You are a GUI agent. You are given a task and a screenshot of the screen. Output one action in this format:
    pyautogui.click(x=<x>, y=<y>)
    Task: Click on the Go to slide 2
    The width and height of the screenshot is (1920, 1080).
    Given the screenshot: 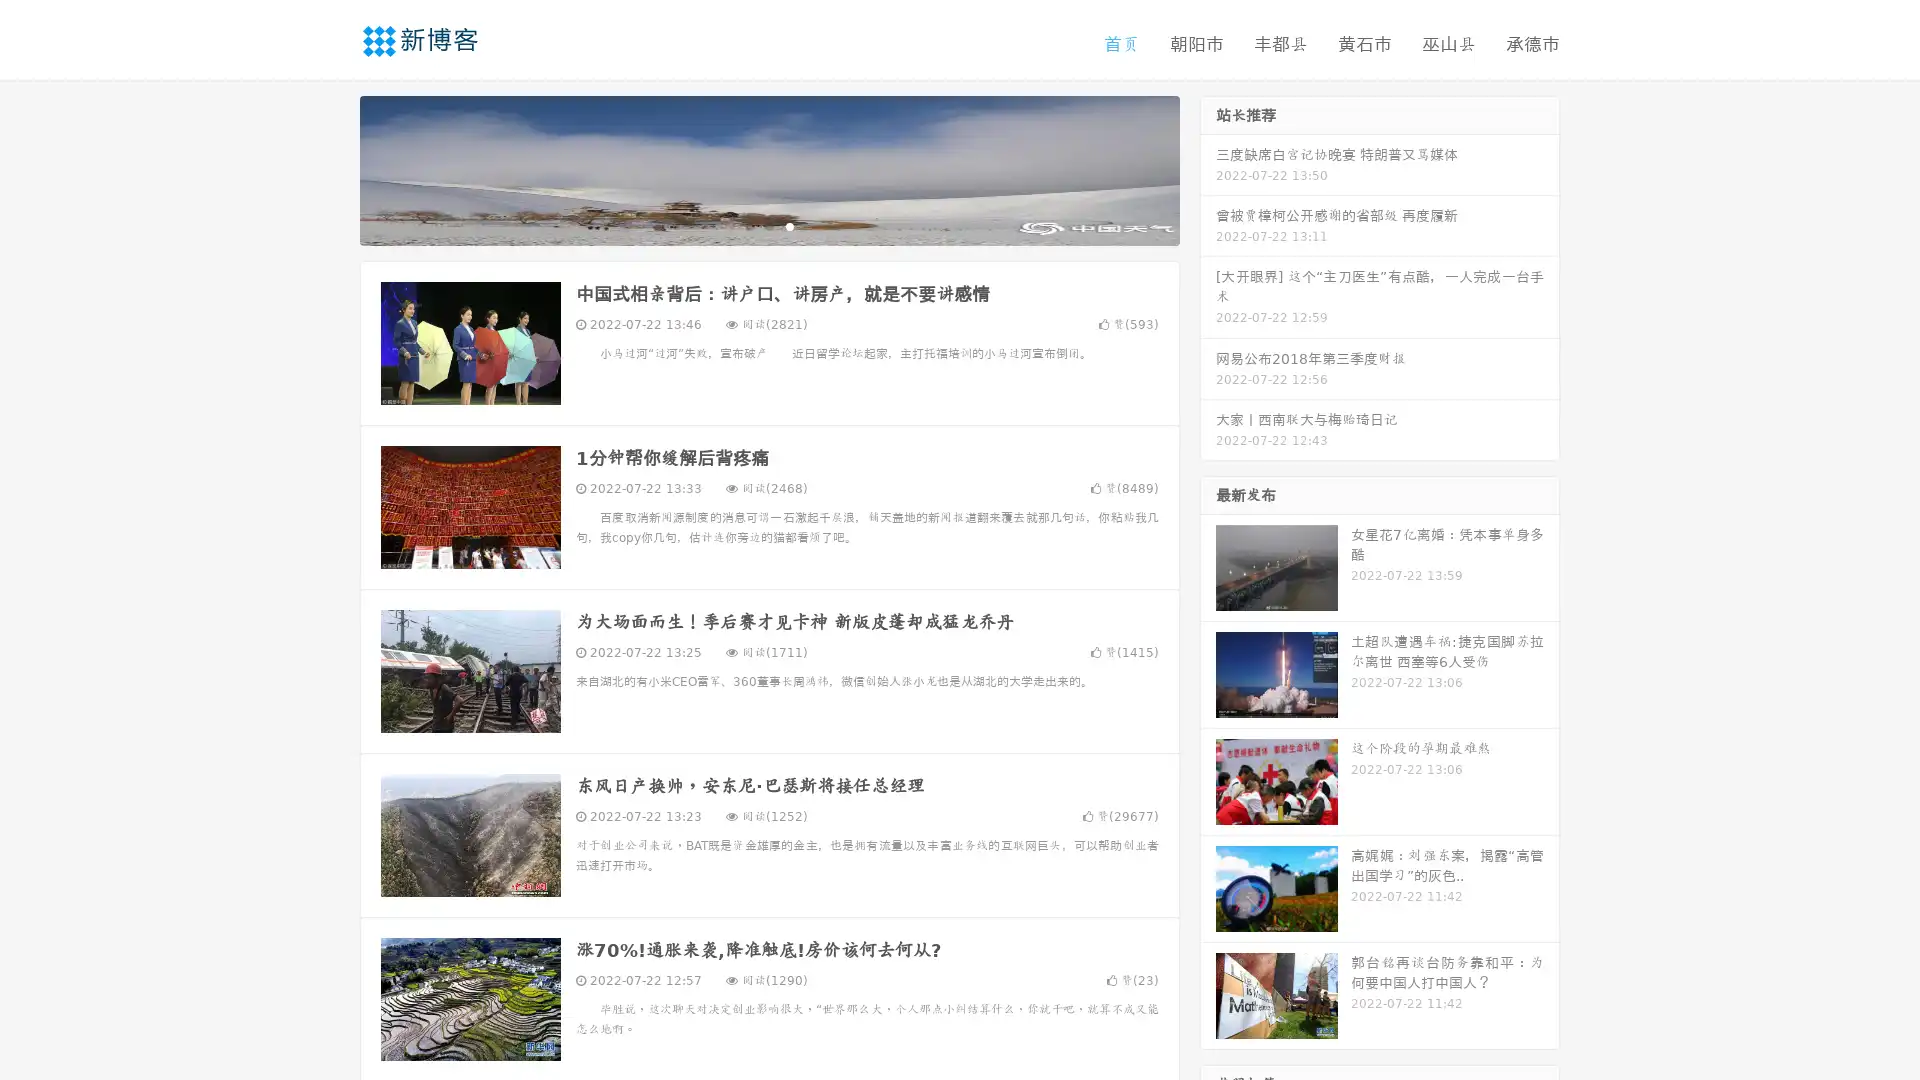 What is the action you would take?
    pyautogui.click(x=768, y=225)
    